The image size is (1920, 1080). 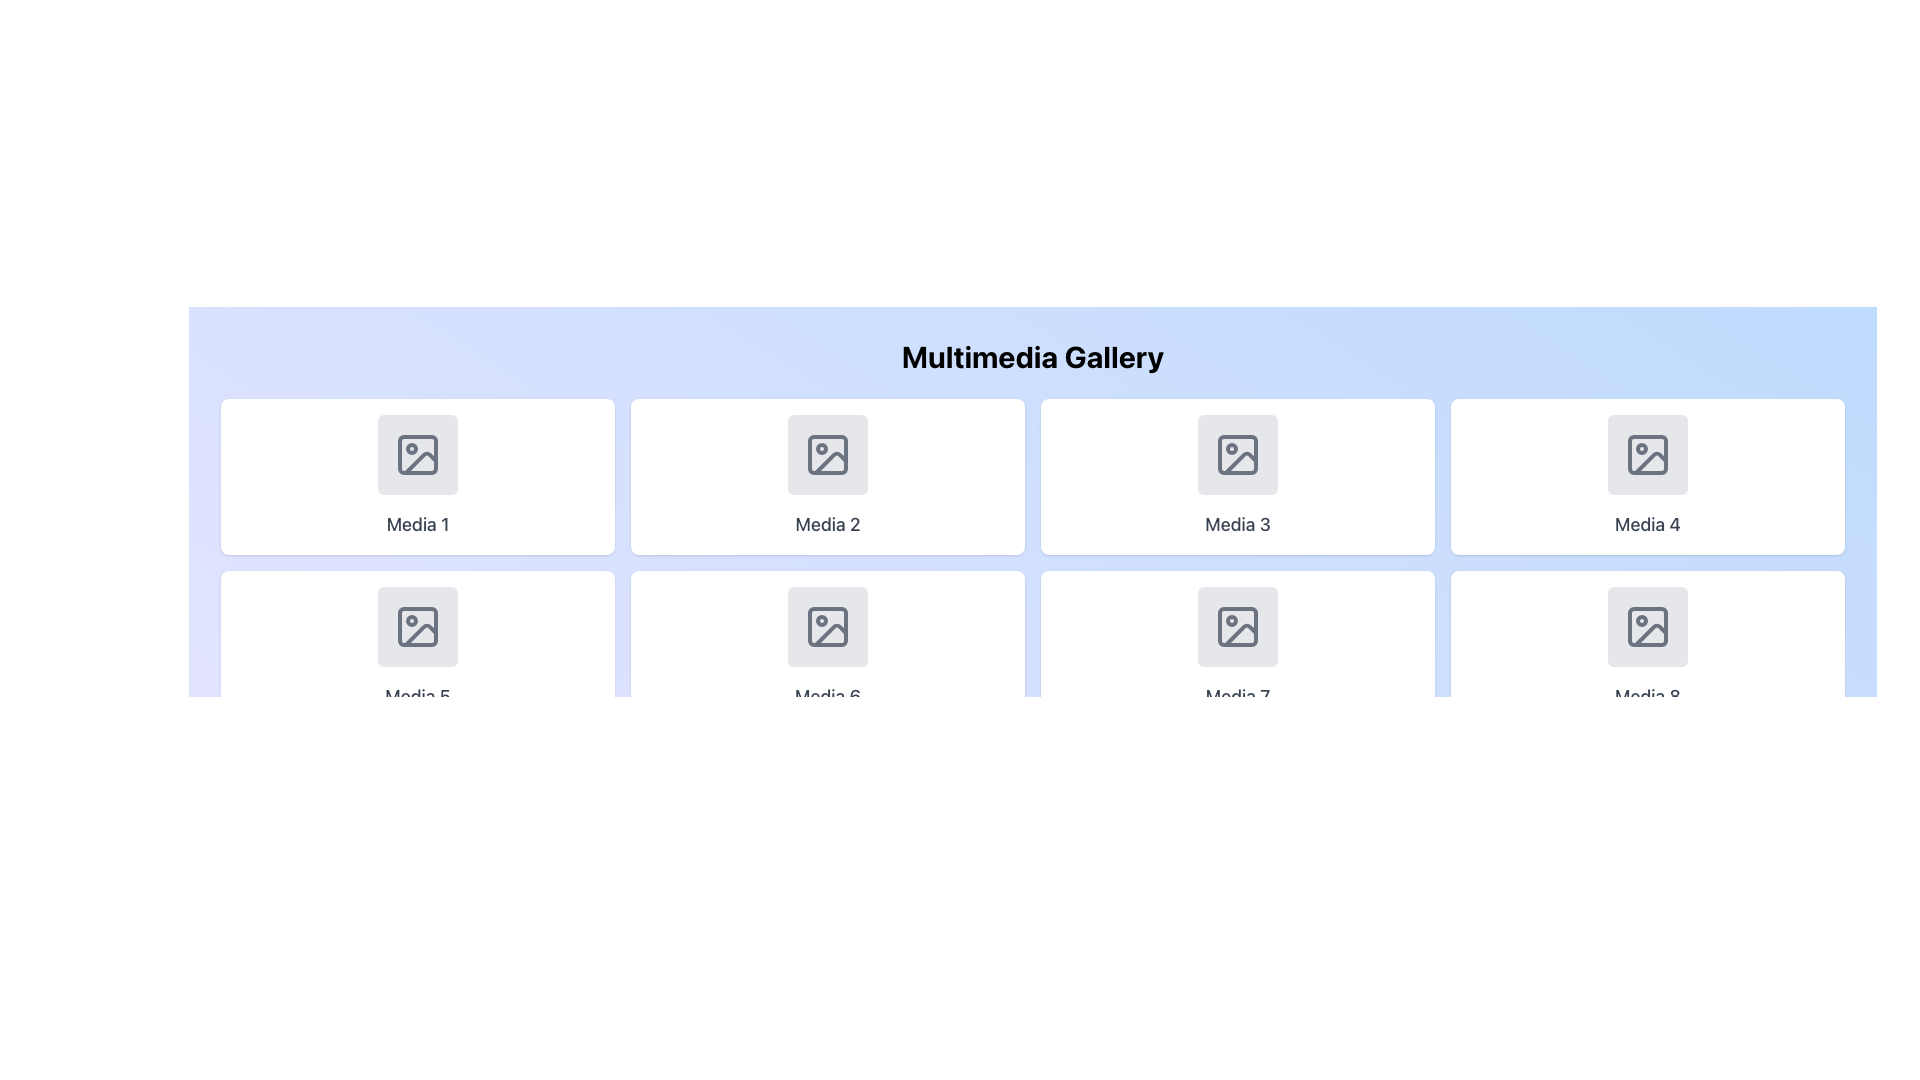 What do you see at coordinates (1237, 455) in the screenshot?
I see `the small, light gray decorative square element located in the top-left corner of the image placeholder within the gallery interface` at bounding box center [1237, 455].